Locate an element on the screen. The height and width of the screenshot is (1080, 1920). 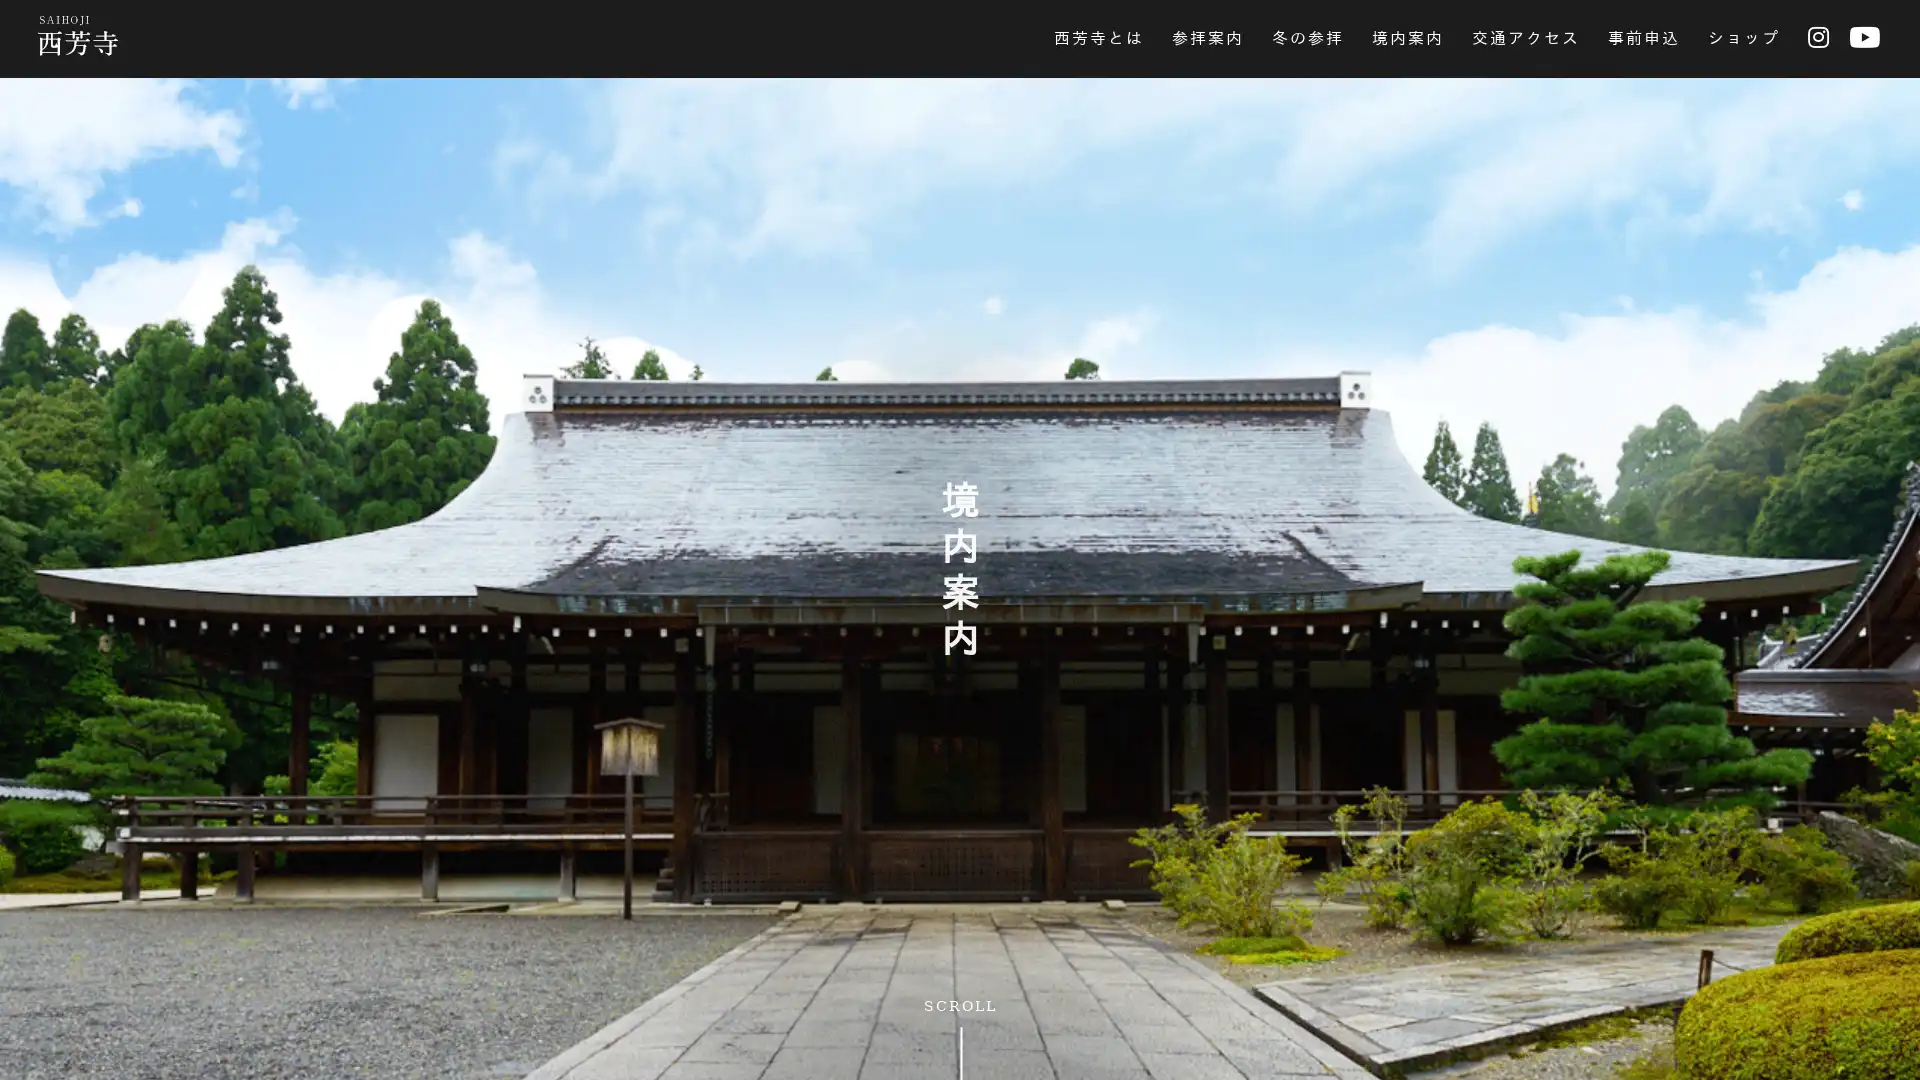
SKIP is located at coordinates (958, 616).